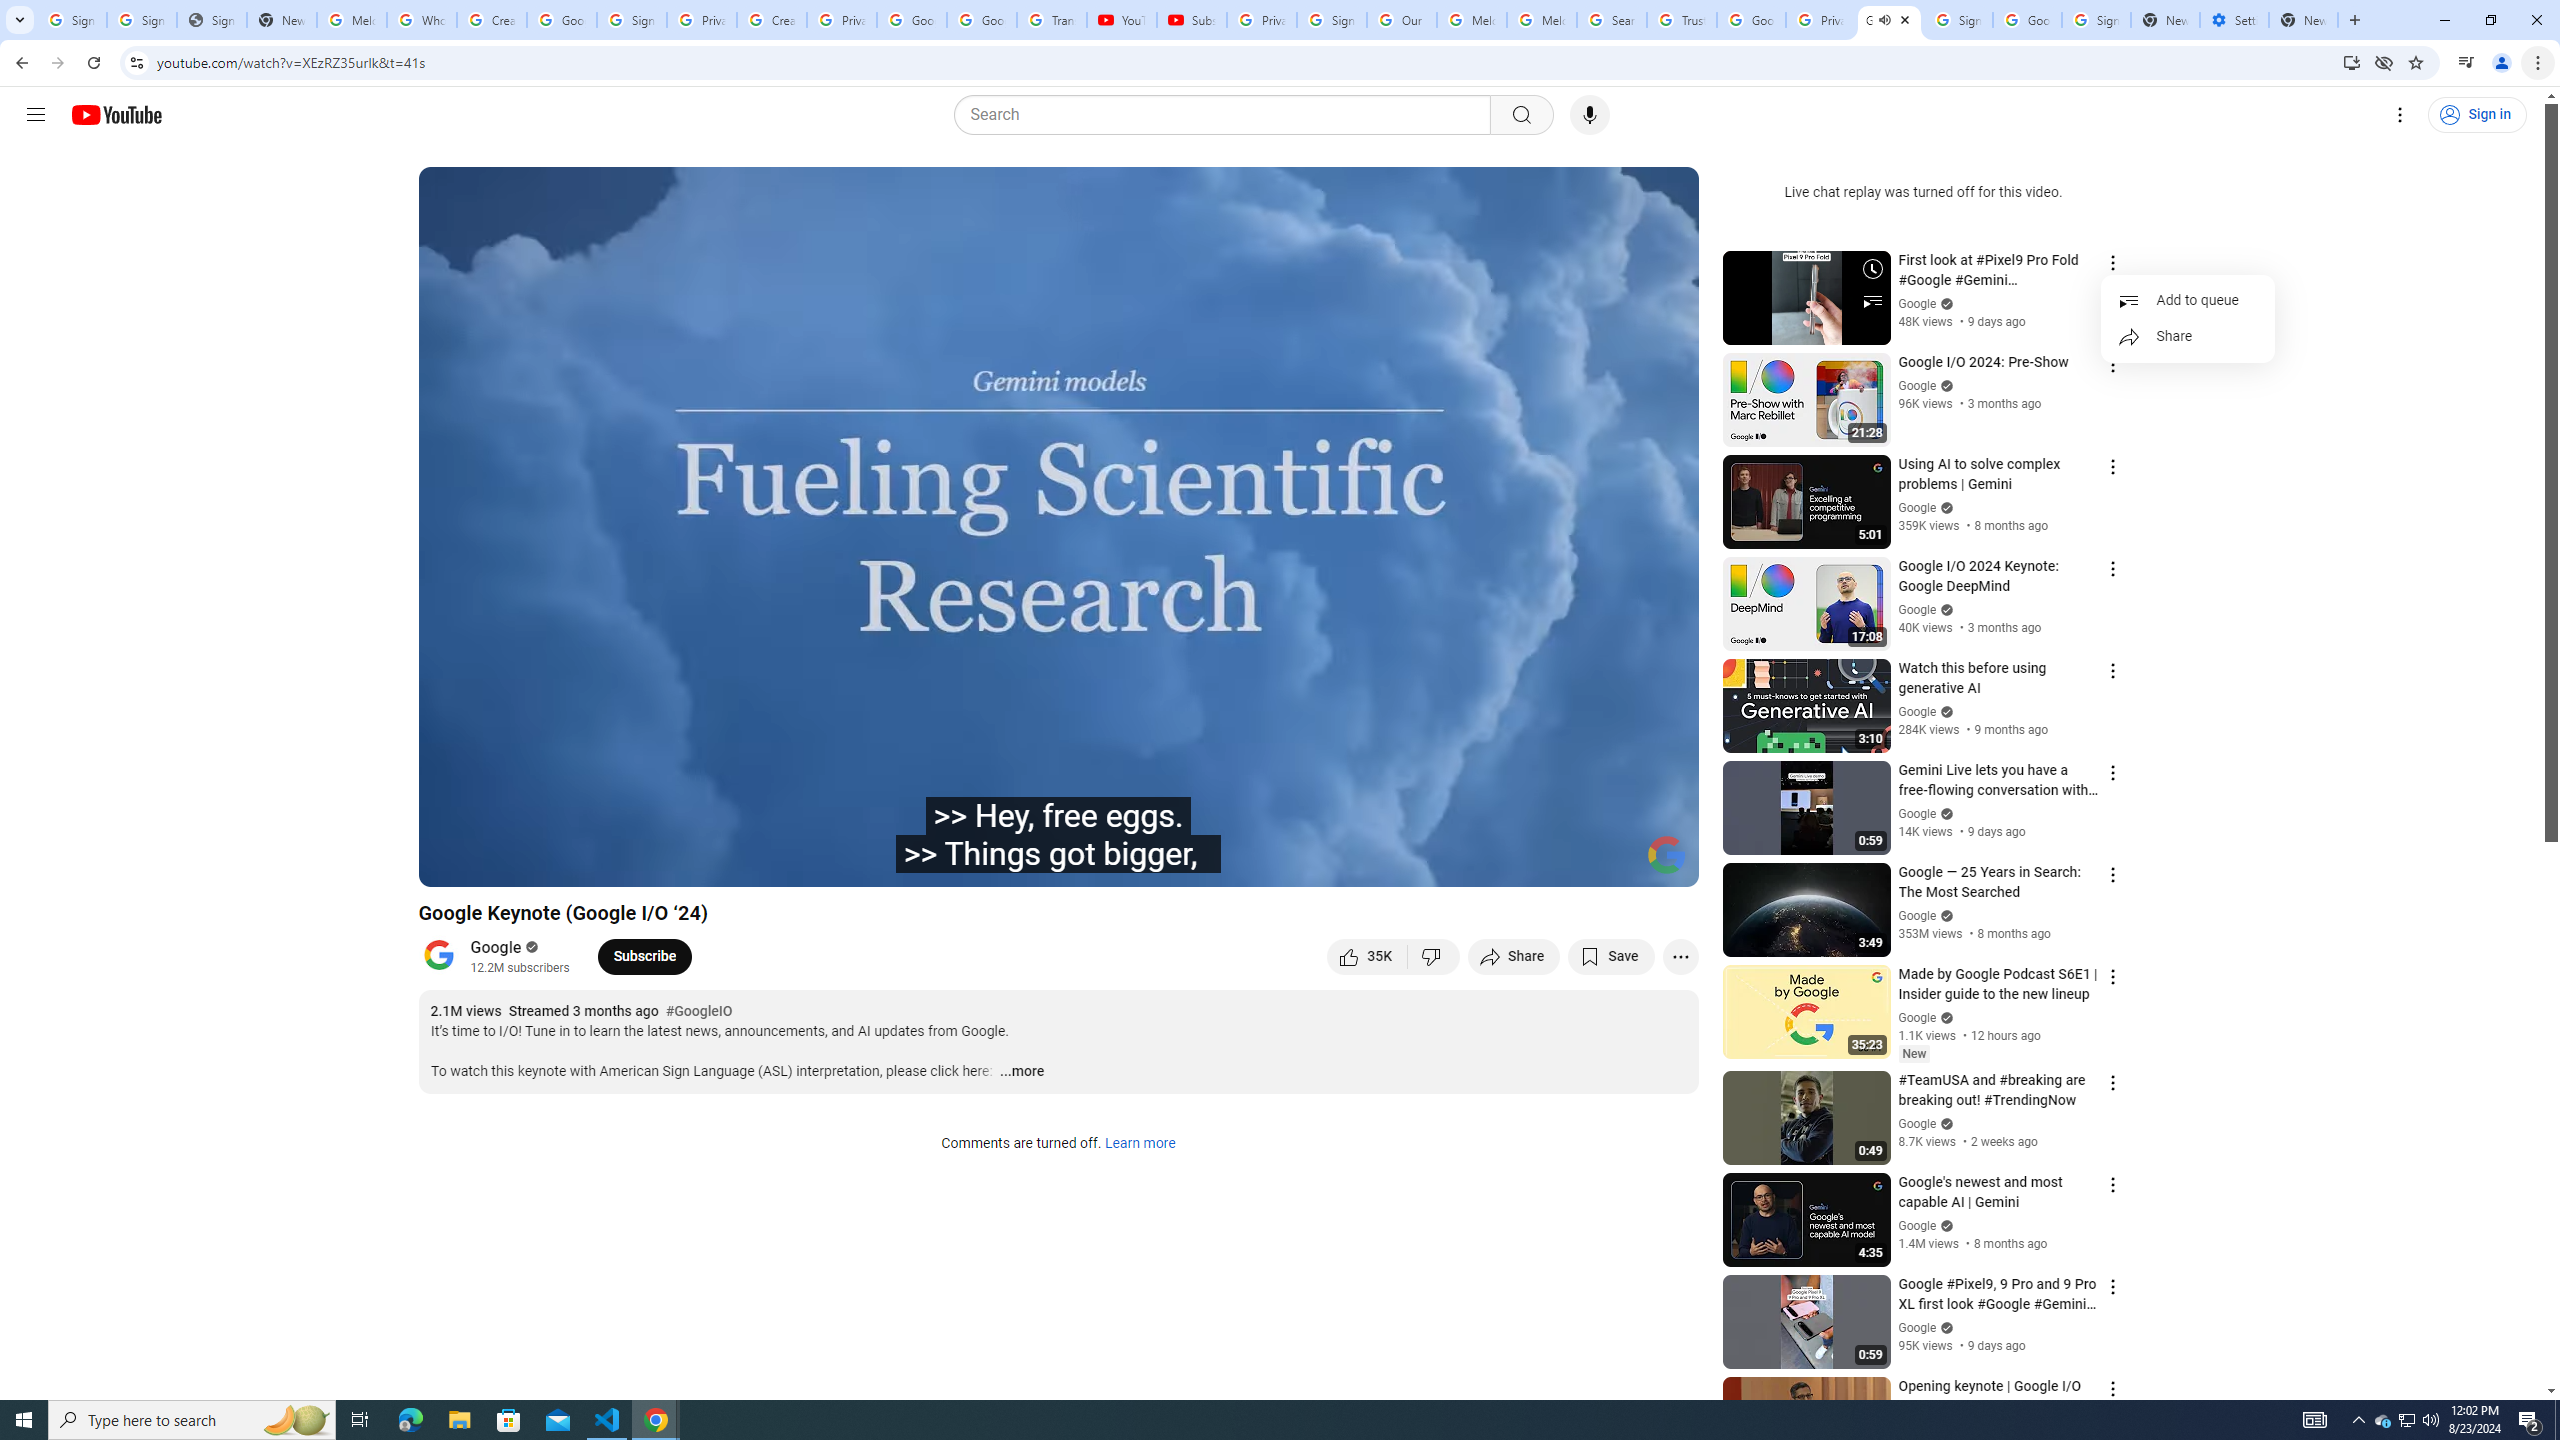  I want to click on 'New Tab', so click(2303, 19).